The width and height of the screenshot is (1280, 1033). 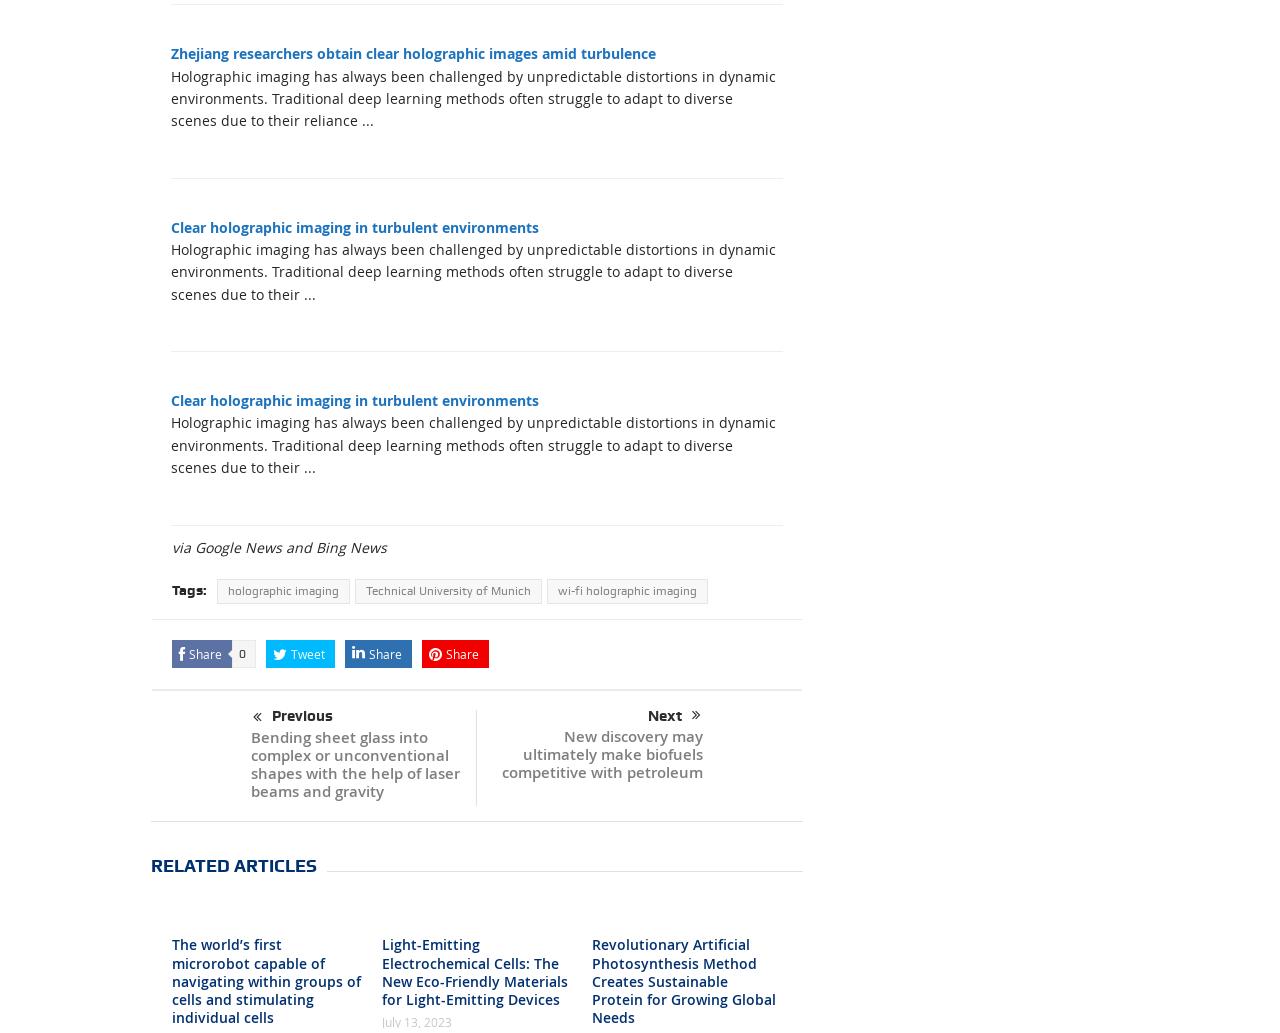 I want to click on 'Snapchat', so click(x=678, y=593).